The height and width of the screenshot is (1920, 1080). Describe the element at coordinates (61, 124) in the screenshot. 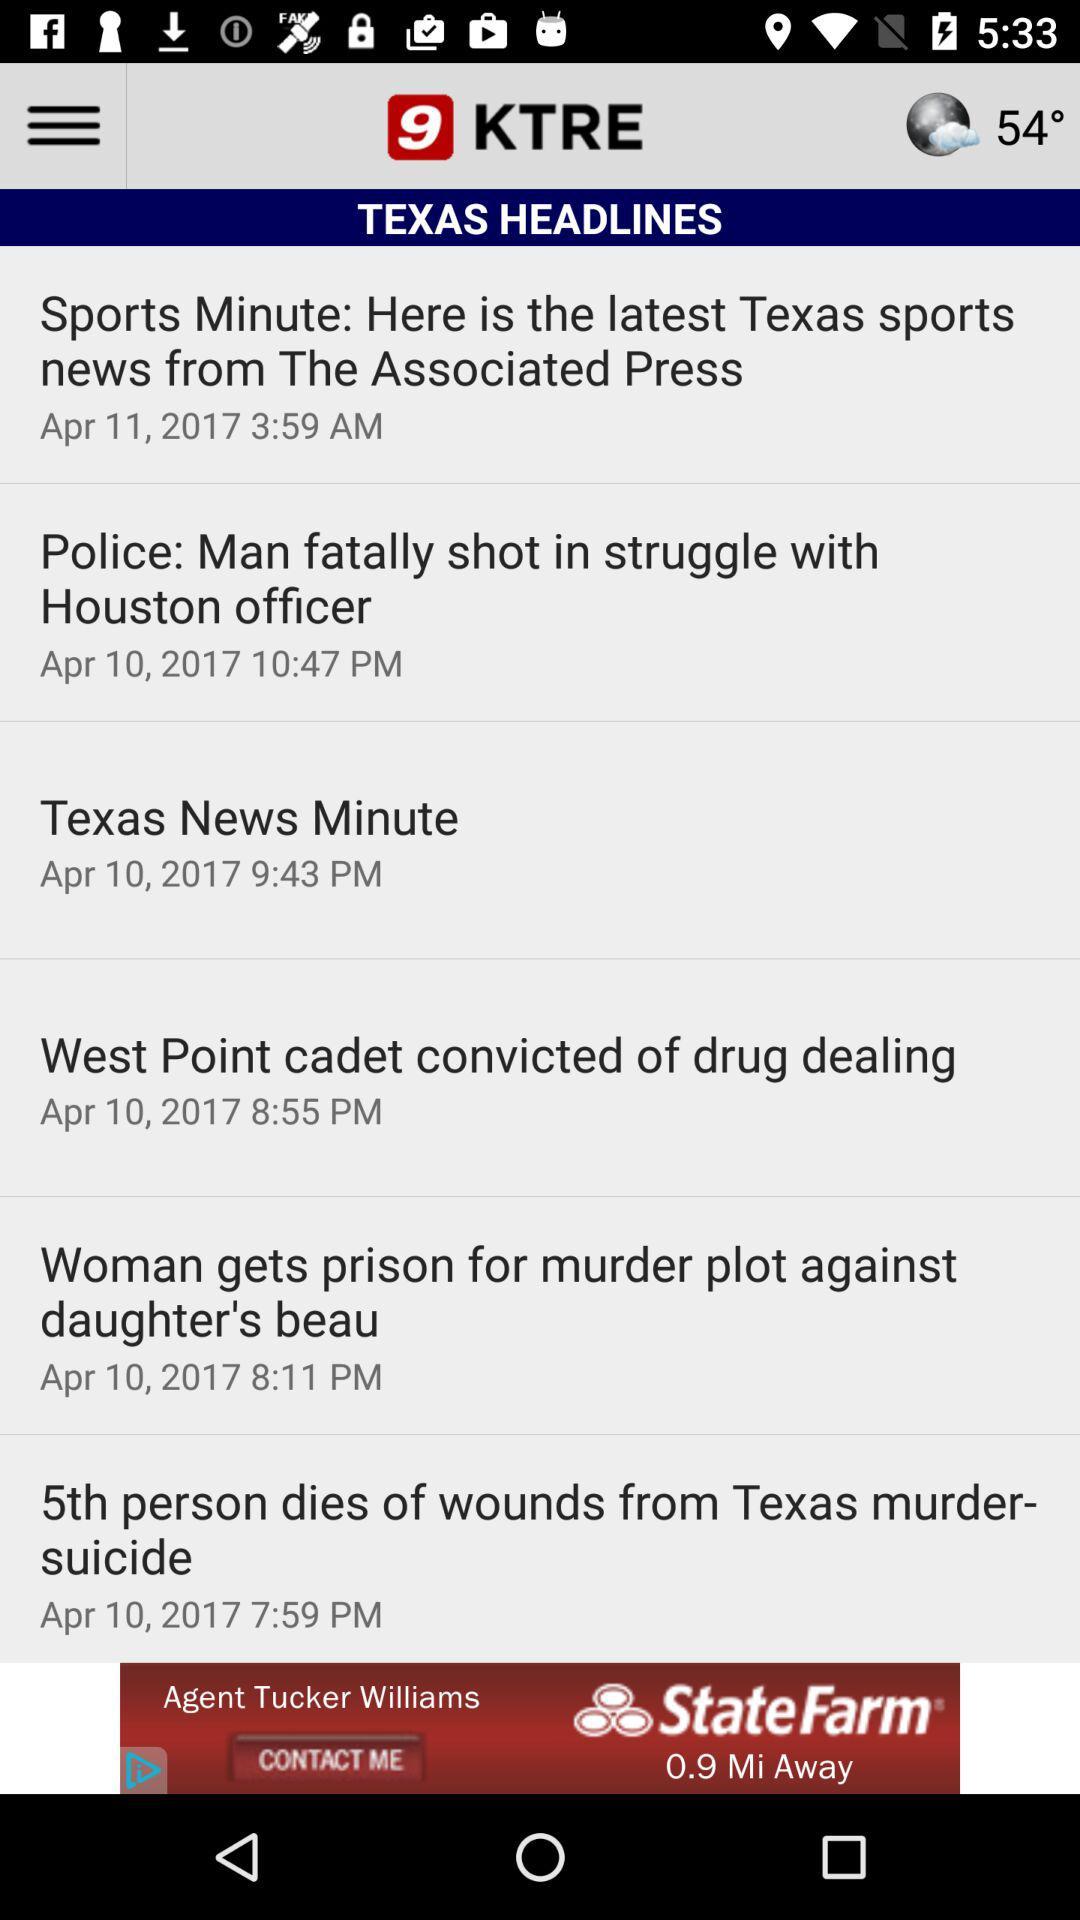

I see `the menu icon` at that location.